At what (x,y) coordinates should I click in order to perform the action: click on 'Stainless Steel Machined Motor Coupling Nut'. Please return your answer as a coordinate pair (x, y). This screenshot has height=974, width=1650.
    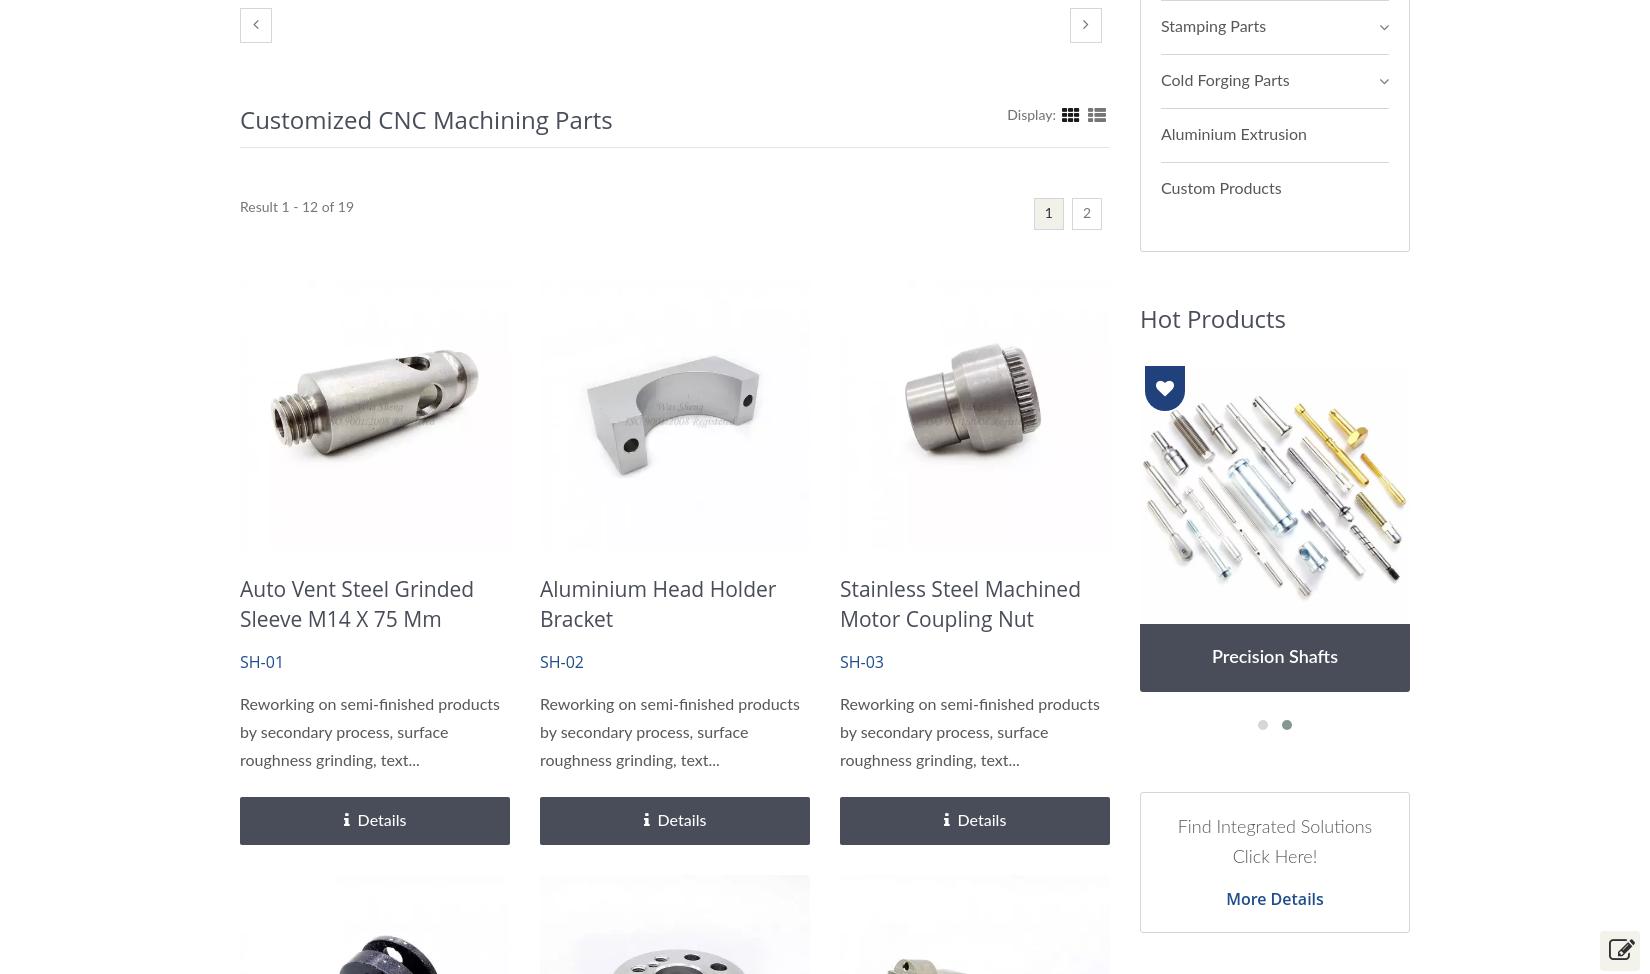
    Looking at the image, I should click on (959, 602).